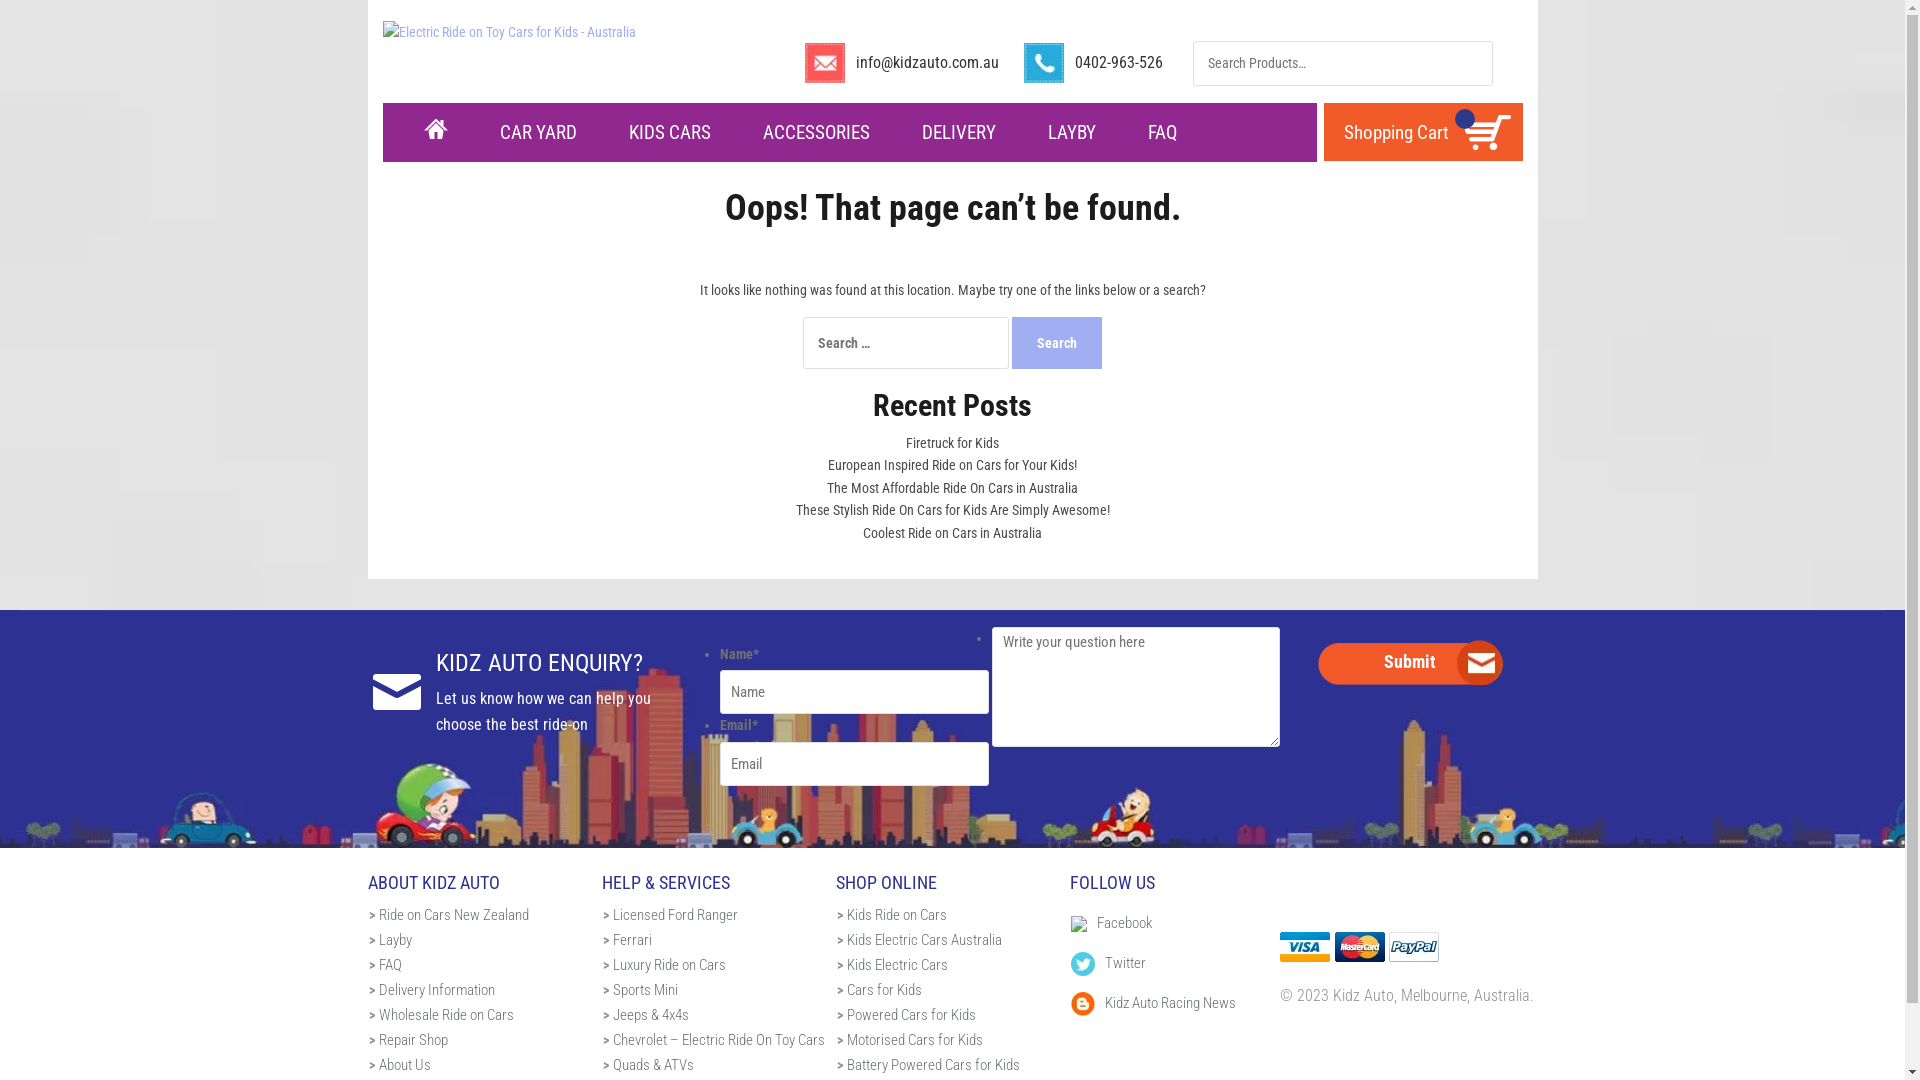  What do you see at coordinates (1073, 61) in the screenshot?
I see `'0402-963-526'` at bounding box center [1073, 61].